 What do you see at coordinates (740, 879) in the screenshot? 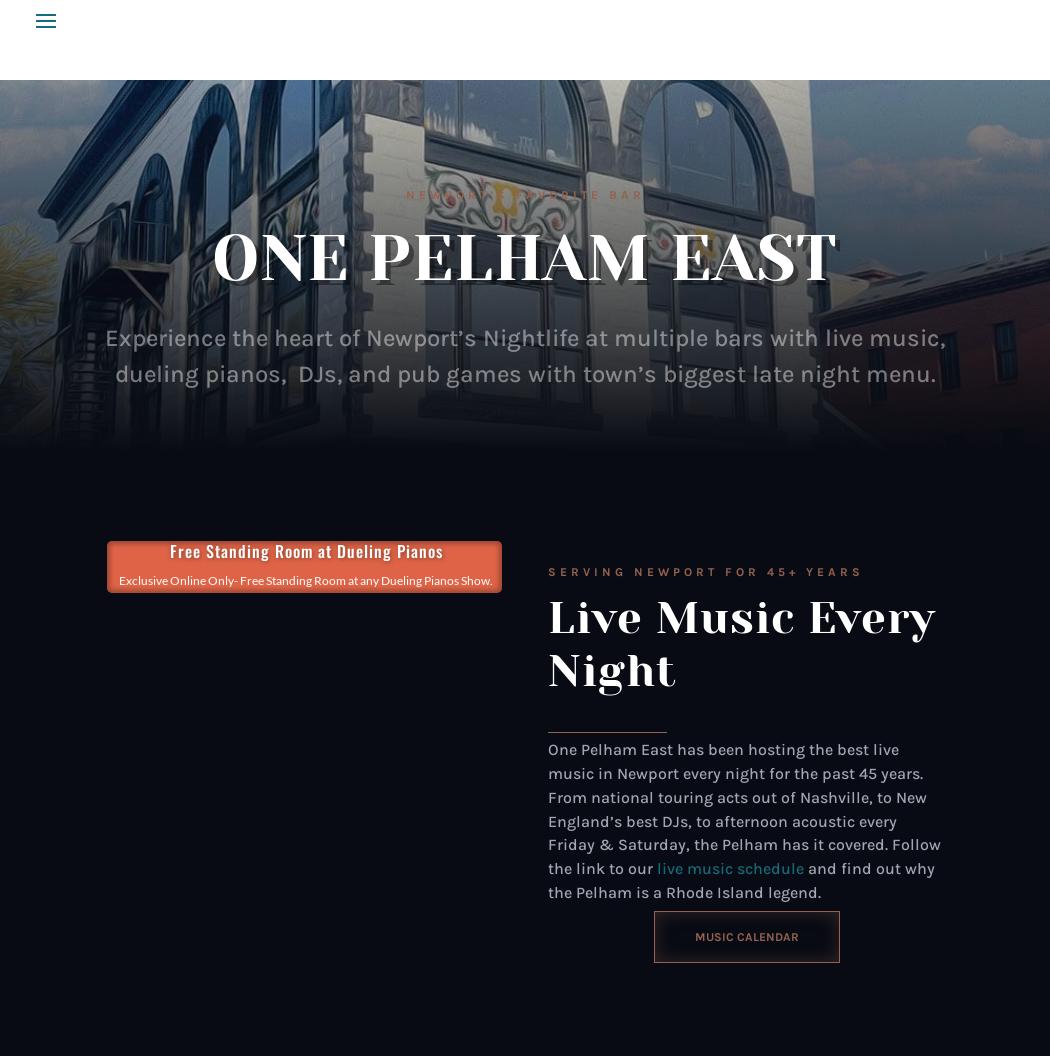
I see `'and find out why the Pelham is a Rhode Island legend.'` at bounding box center [740, 879].